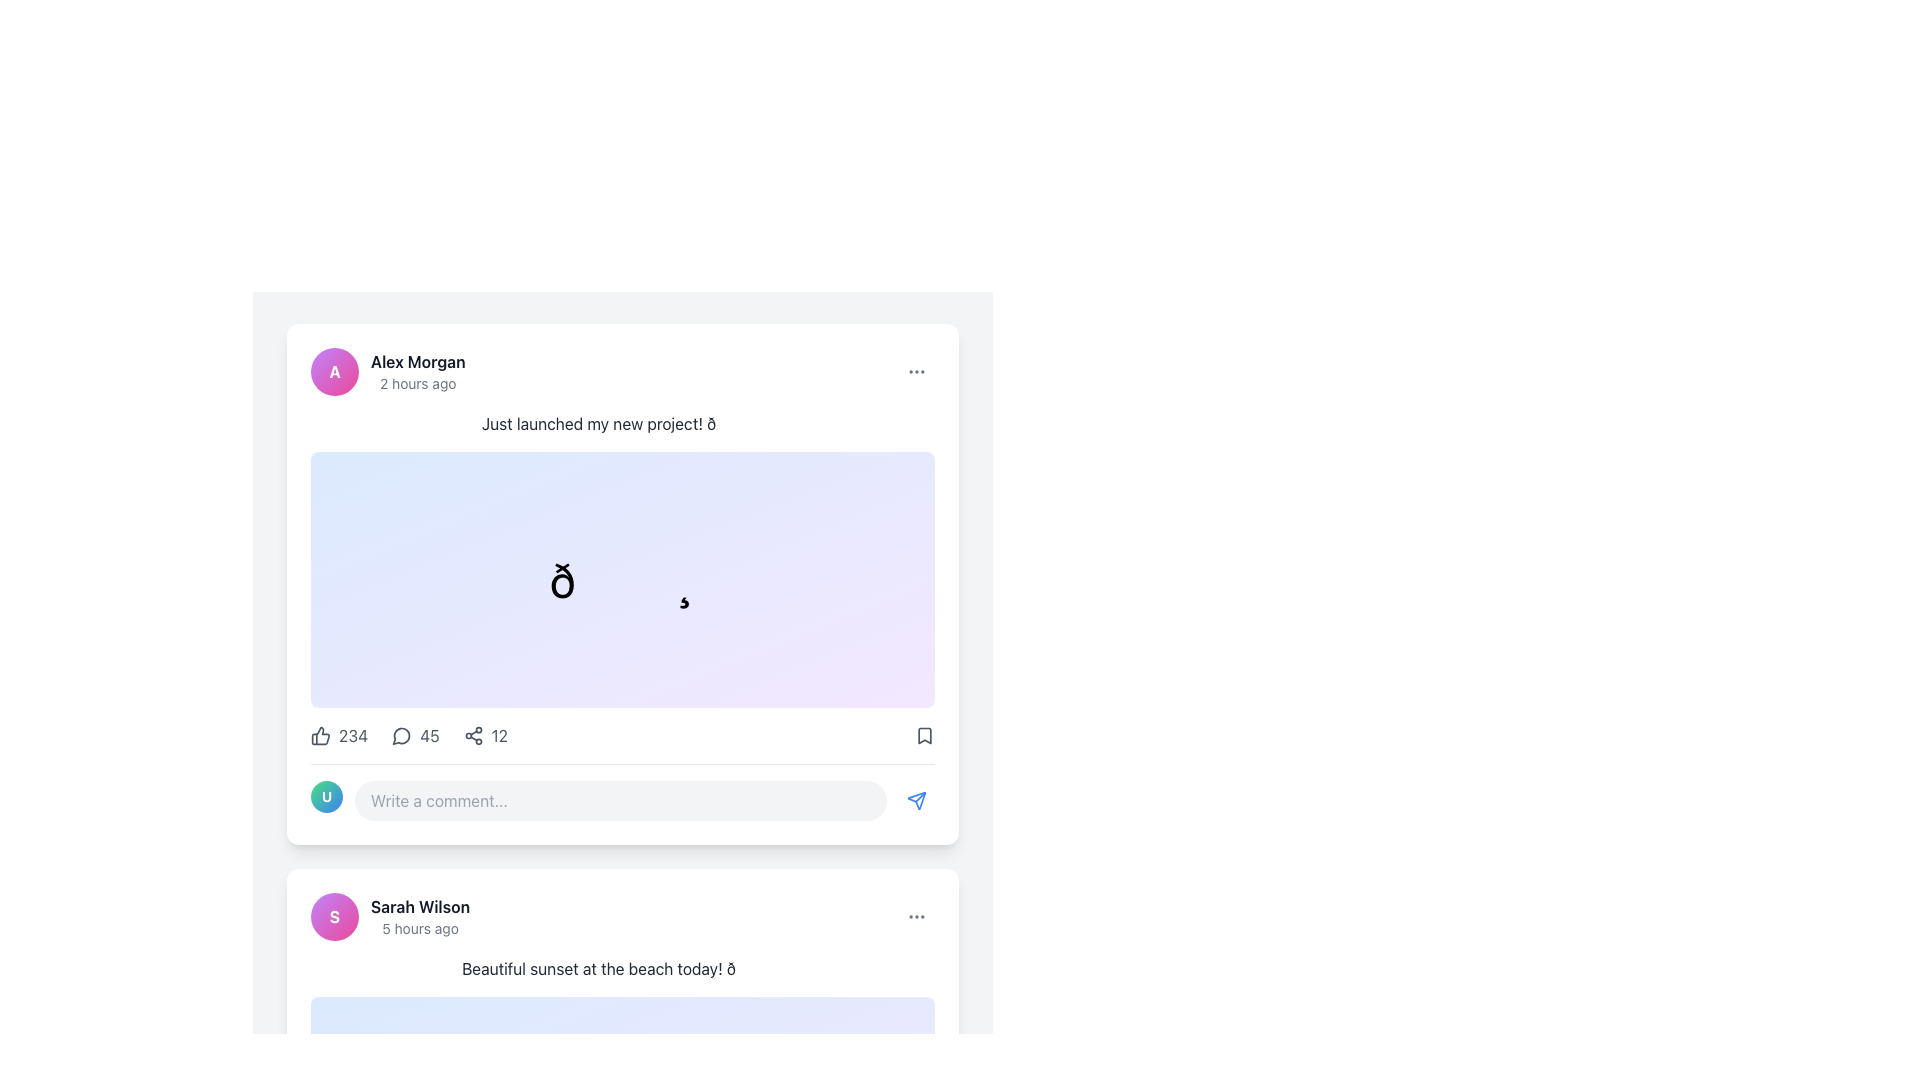 This screenshot has width=1920, height=1080. Describe the element at coordinates (400, 736) in the screenshot. I see `the chat bubble icon located beneath the post by 'Alex Morgan'` at that location.